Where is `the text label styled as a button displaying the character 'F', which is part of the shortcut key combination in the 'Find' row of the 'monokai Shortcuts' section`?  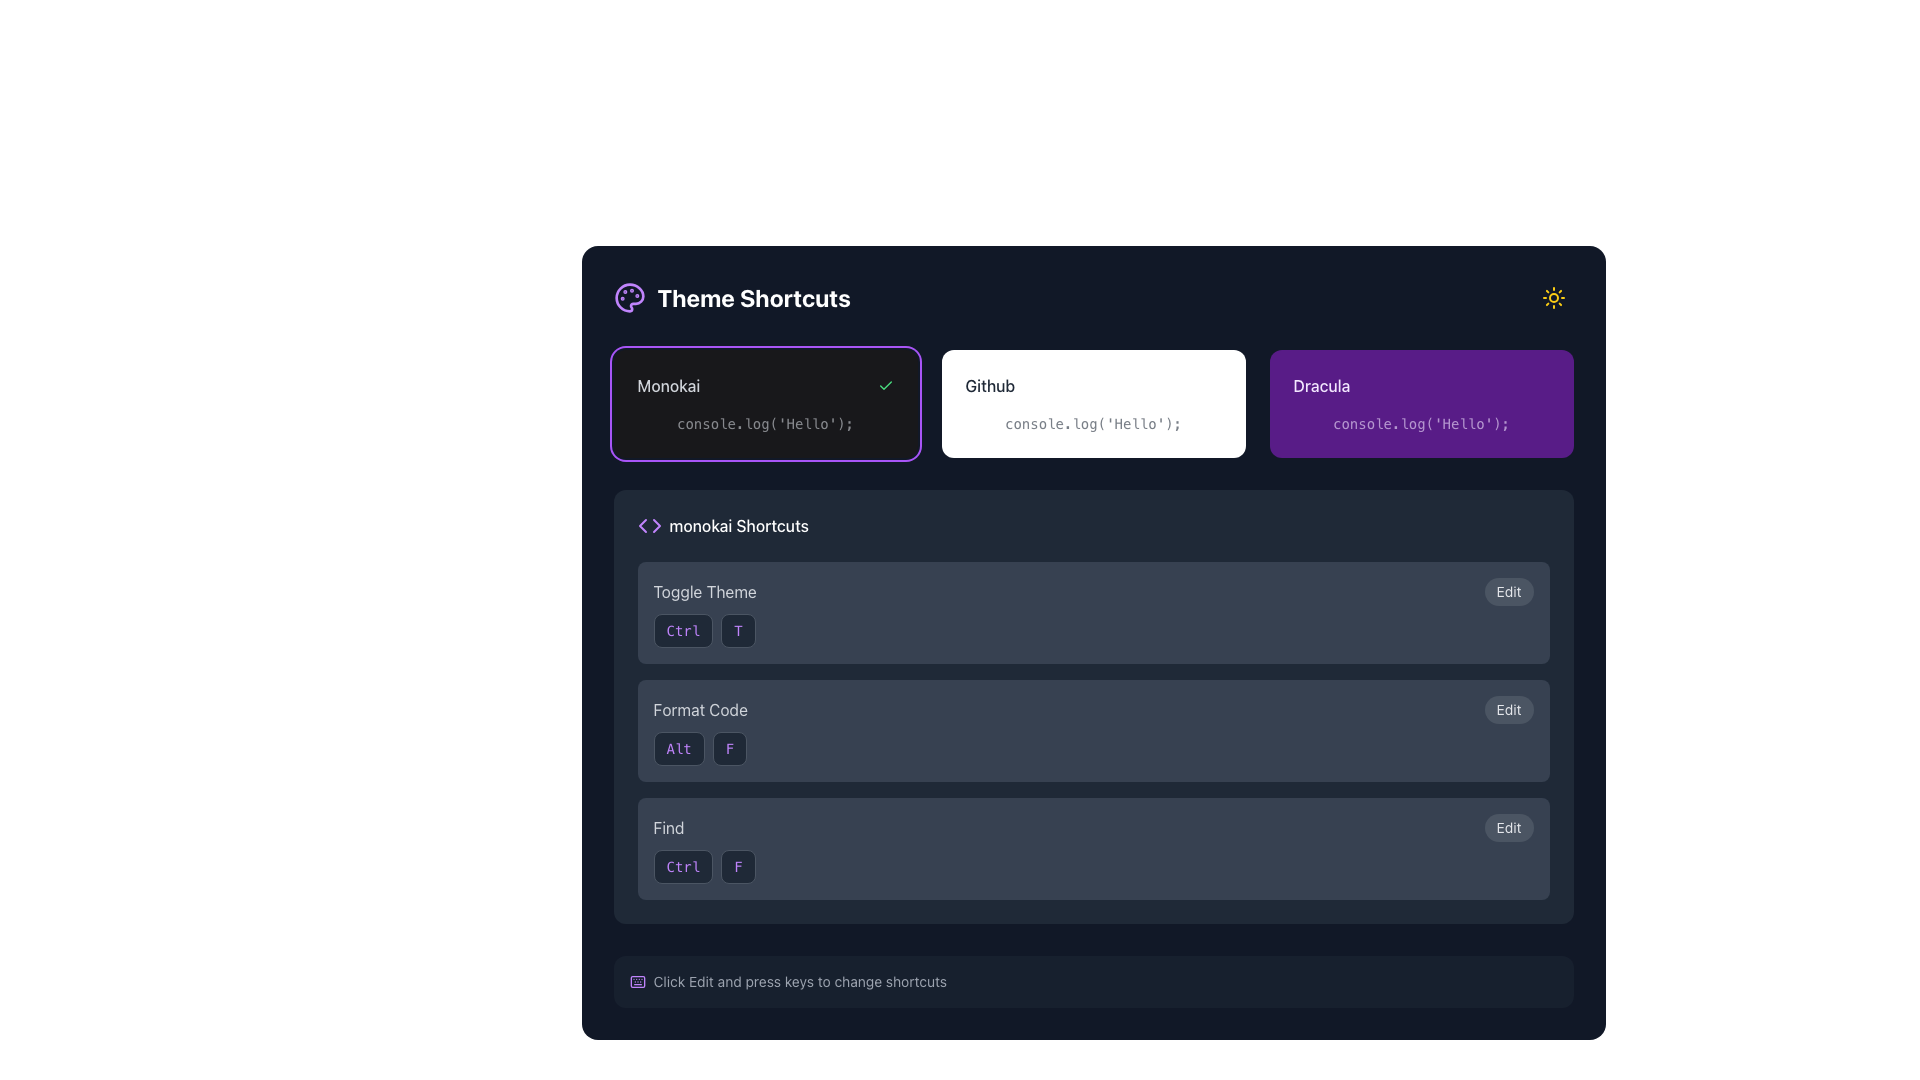 the text label styled as a button displaying the character 'F', which is part of the shortcut key combination in the 'Find' row of the 'monokai Shortcuts' section is located at coordinates (737, 866).